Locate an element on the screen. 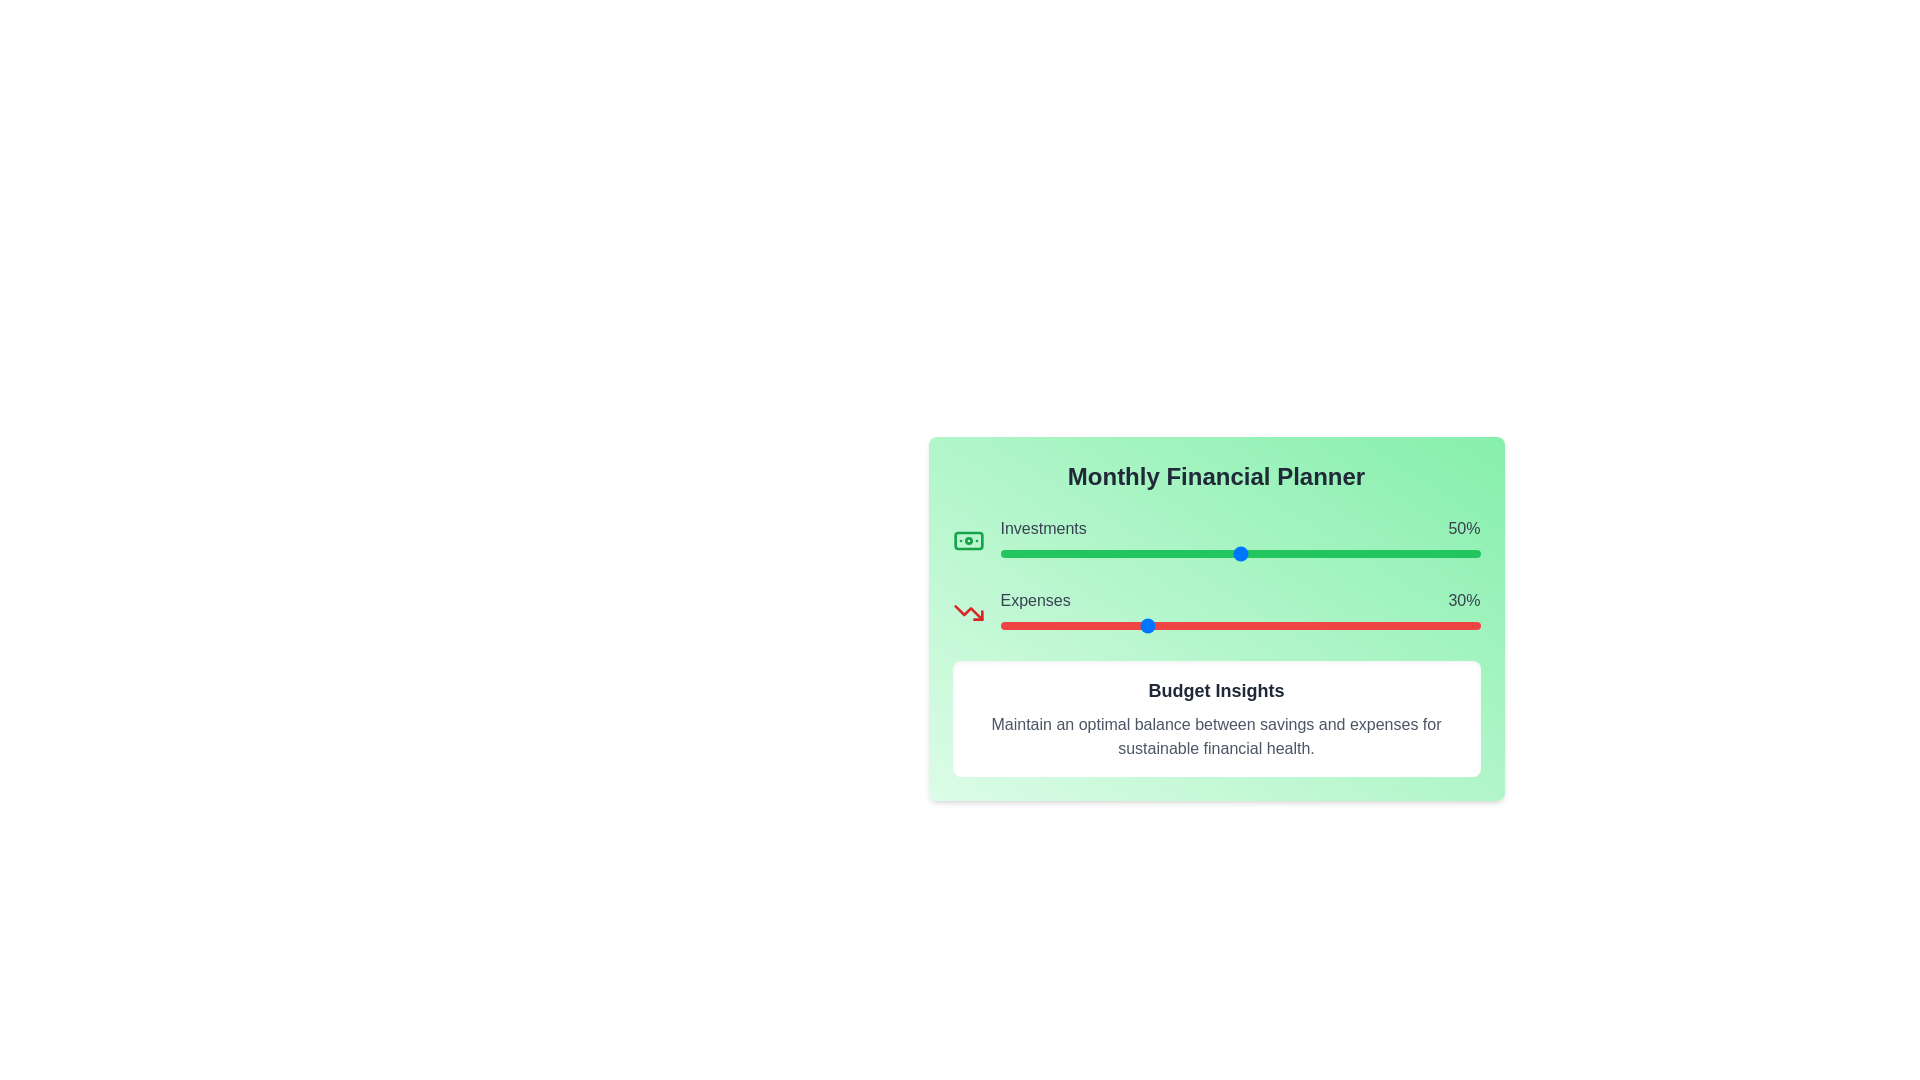 The width and height of the screenshot is (1920, 1080). the 'Expenses' slider to set its value to 94% is located at coordinates (1451, 624).